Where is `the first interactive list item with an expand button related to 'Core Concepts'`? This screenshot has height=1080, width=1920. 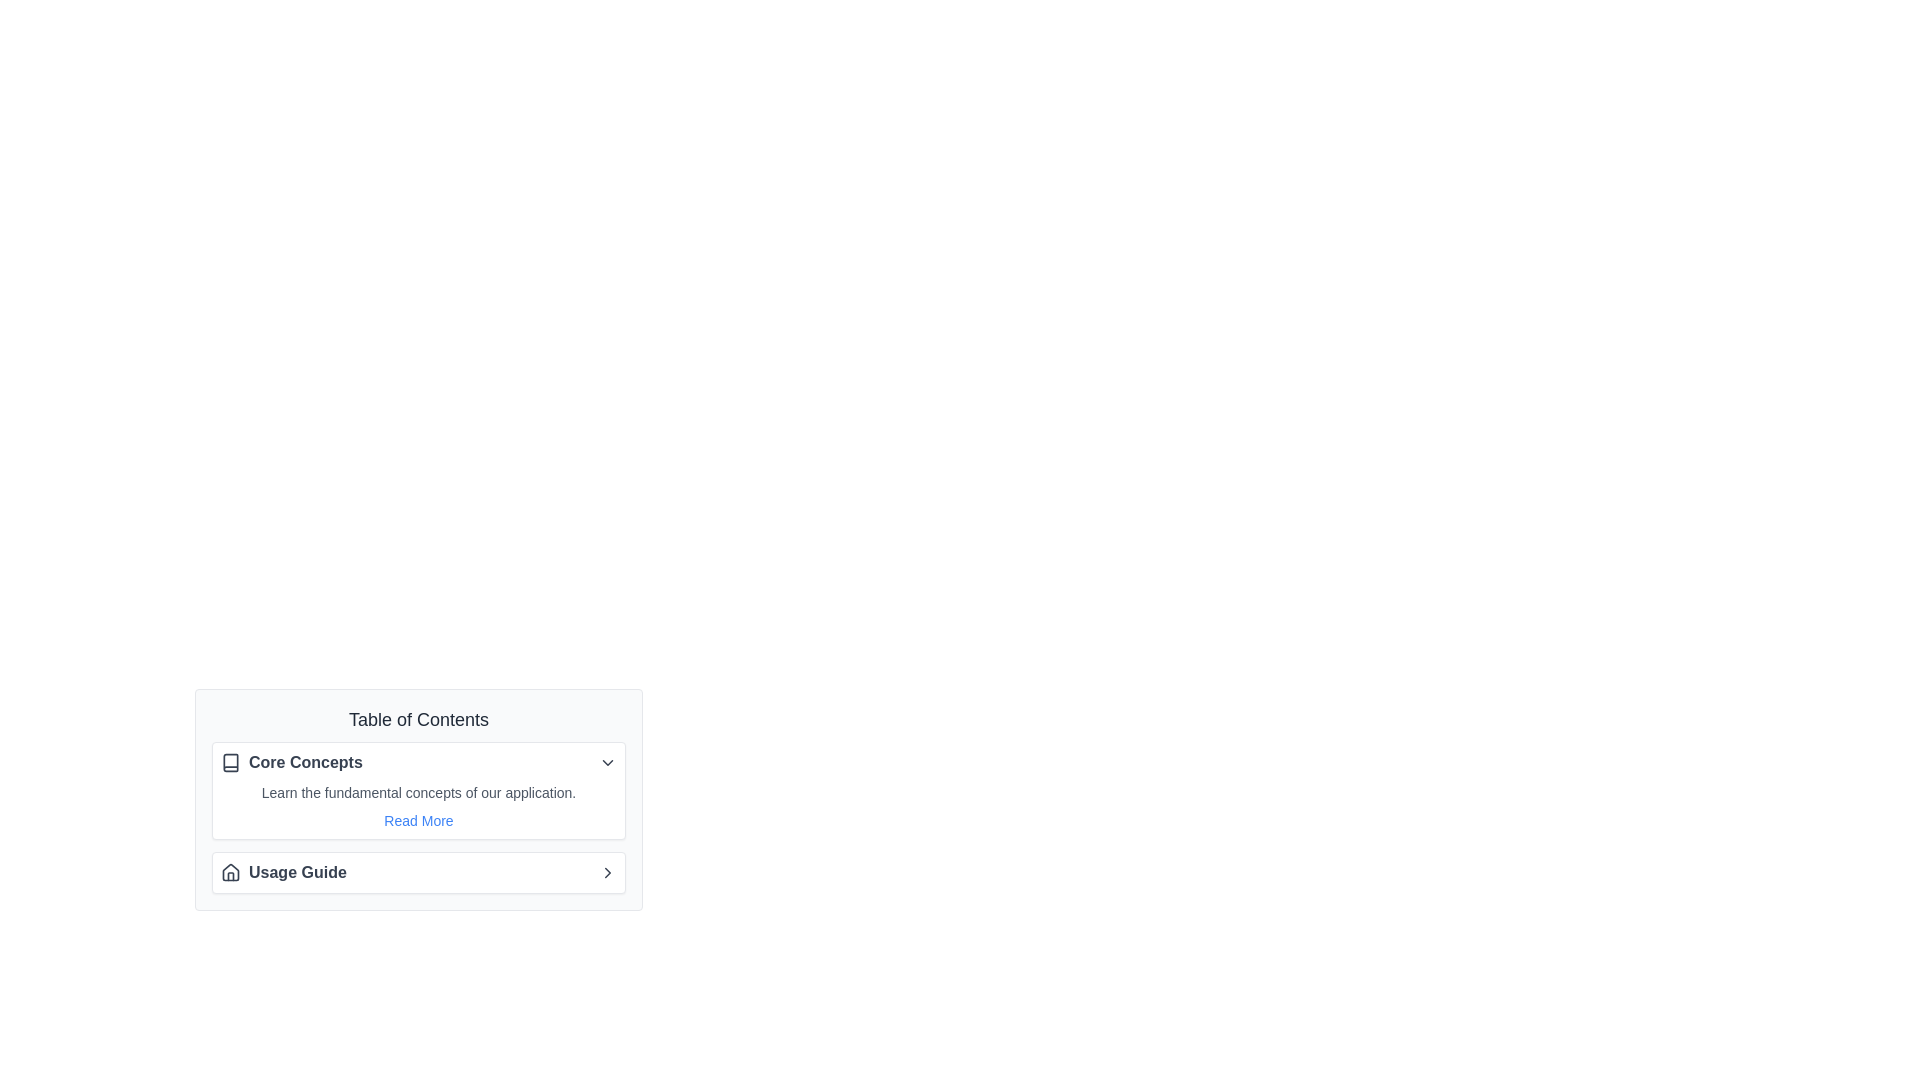 the first interactive list item with an expand button related to 'Core Concepts' is located at coordinates (417, 763).